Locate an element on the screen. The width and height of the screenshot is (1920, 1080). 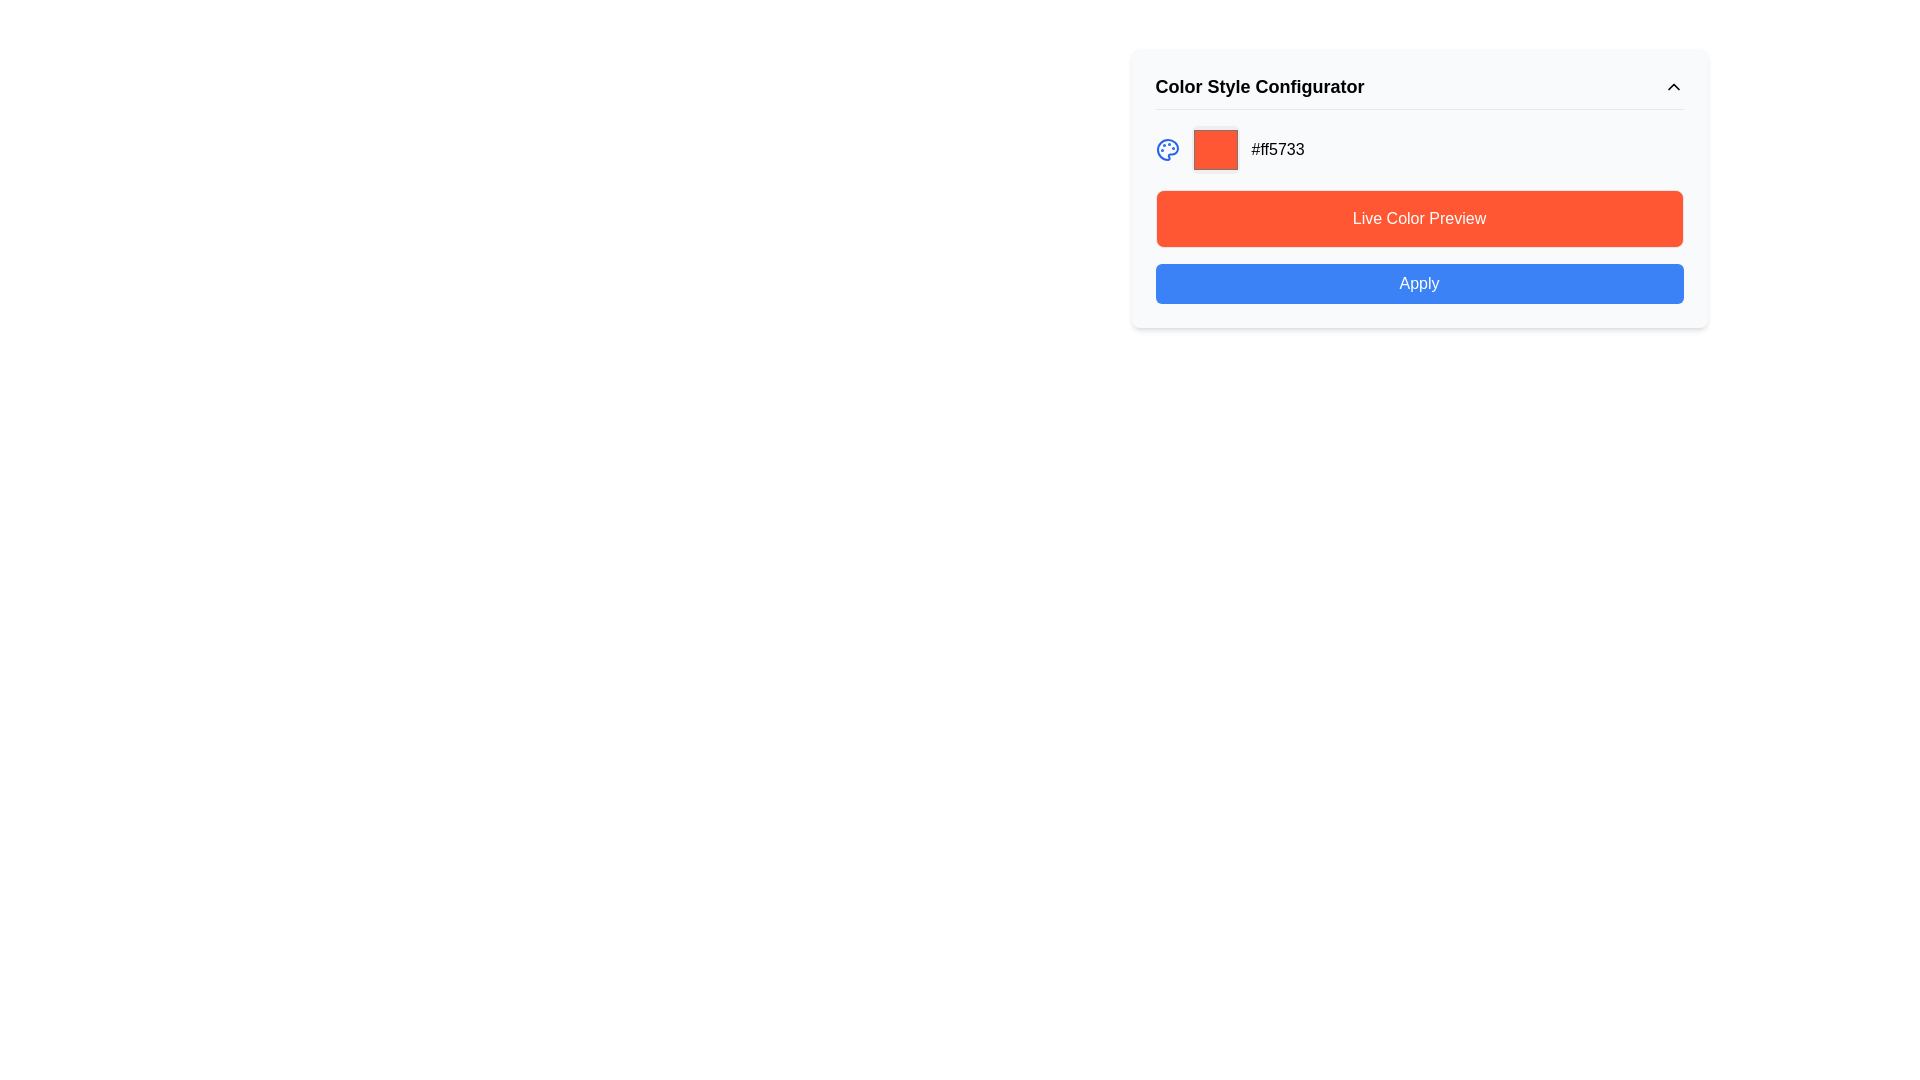
the palette icon with a thin blue outline and circular design, which is the first item in the row next to the color block and color code input is located at coordinates (1167, 149).